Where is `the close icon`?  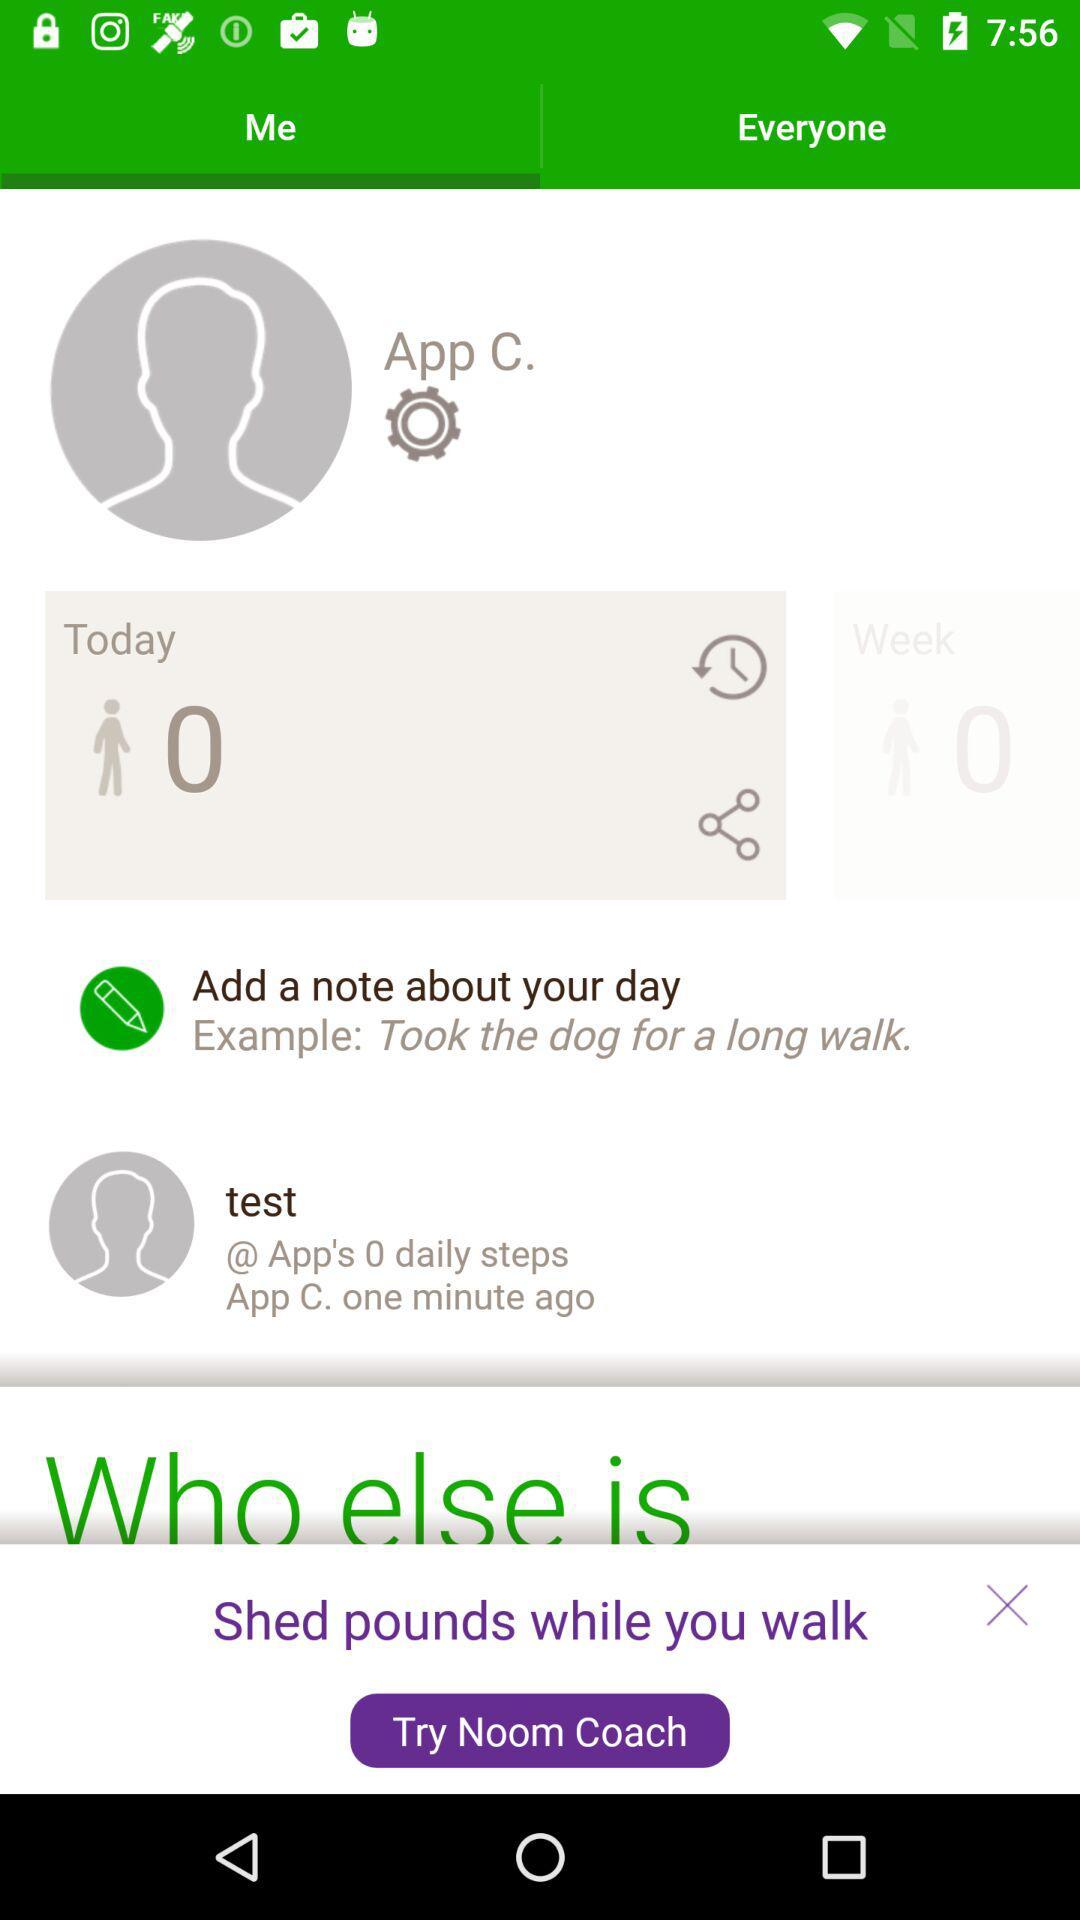 the close icon is located at coordinates (1006, 1604).